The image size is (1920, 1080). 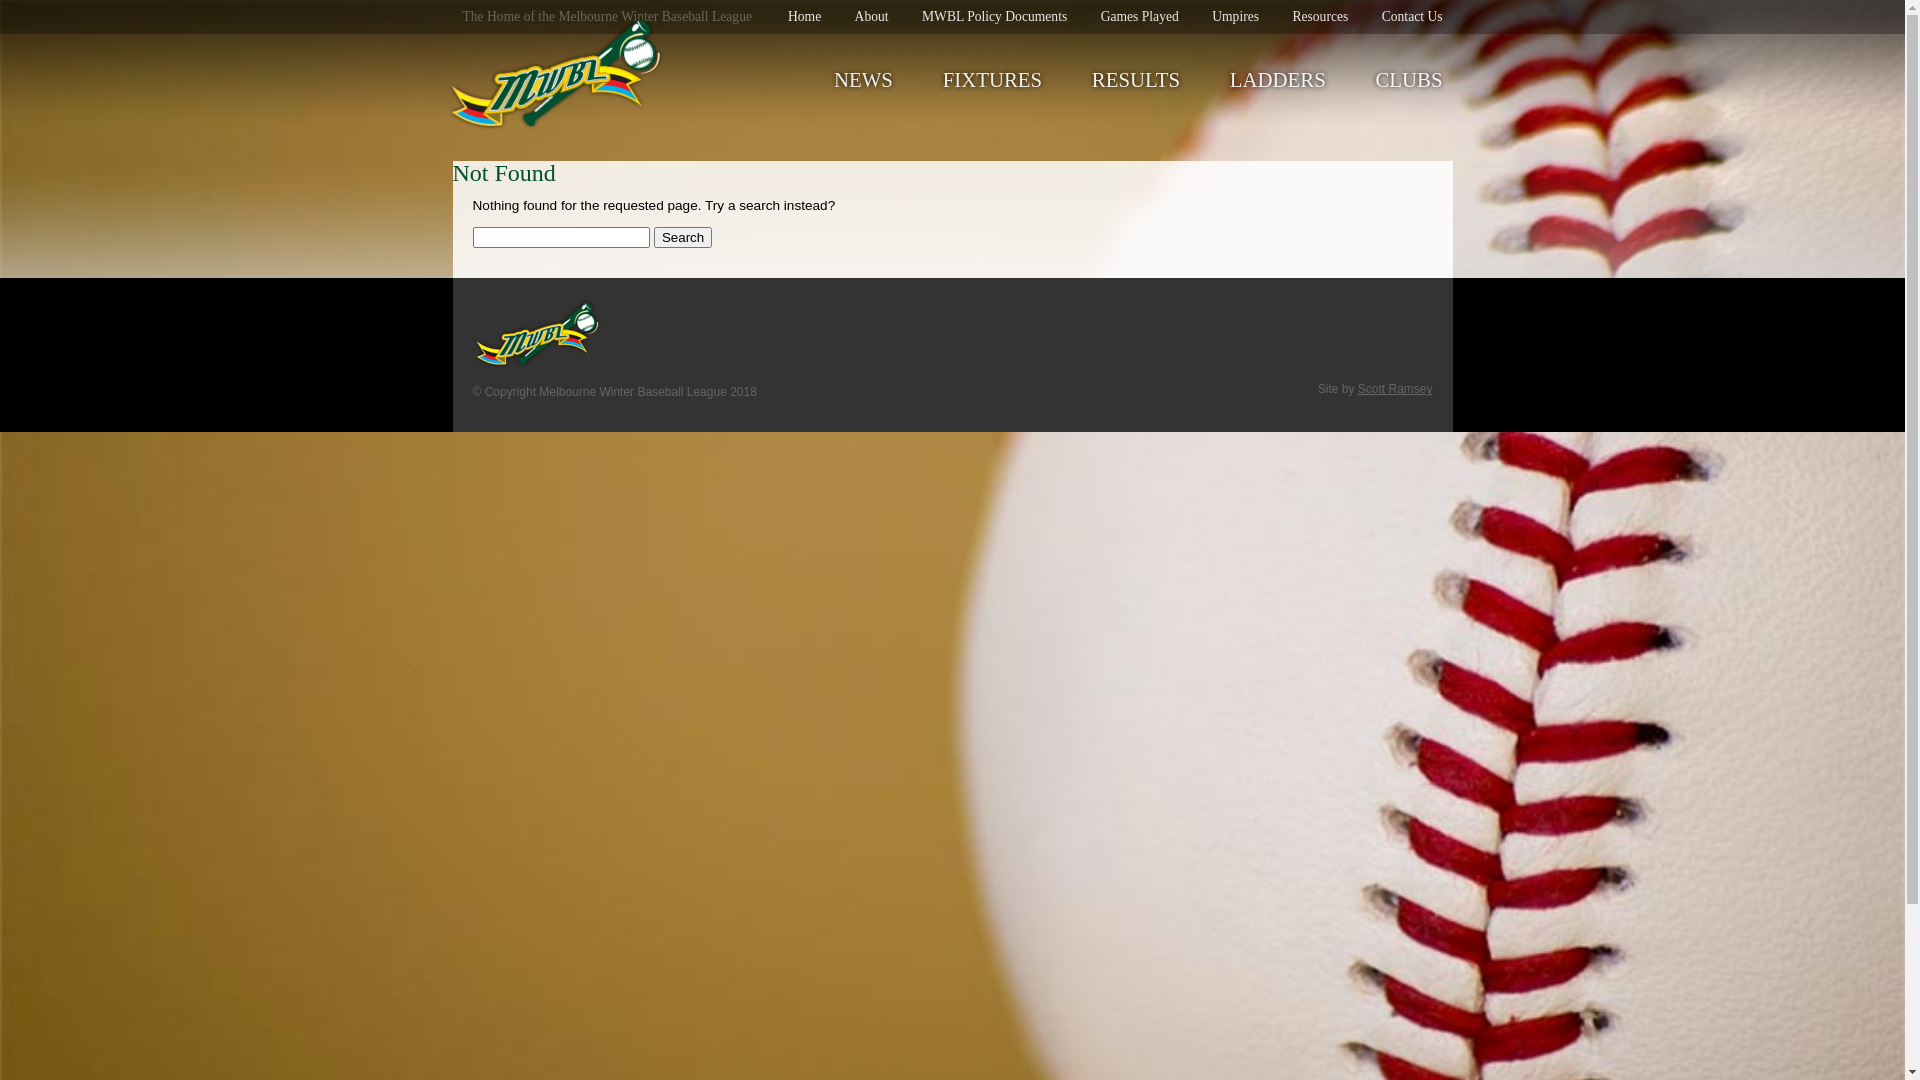 What do you see at coordinates (1320, 16) in the screenshot?
I see `'Resources'` at bounding box center [1320, 16].